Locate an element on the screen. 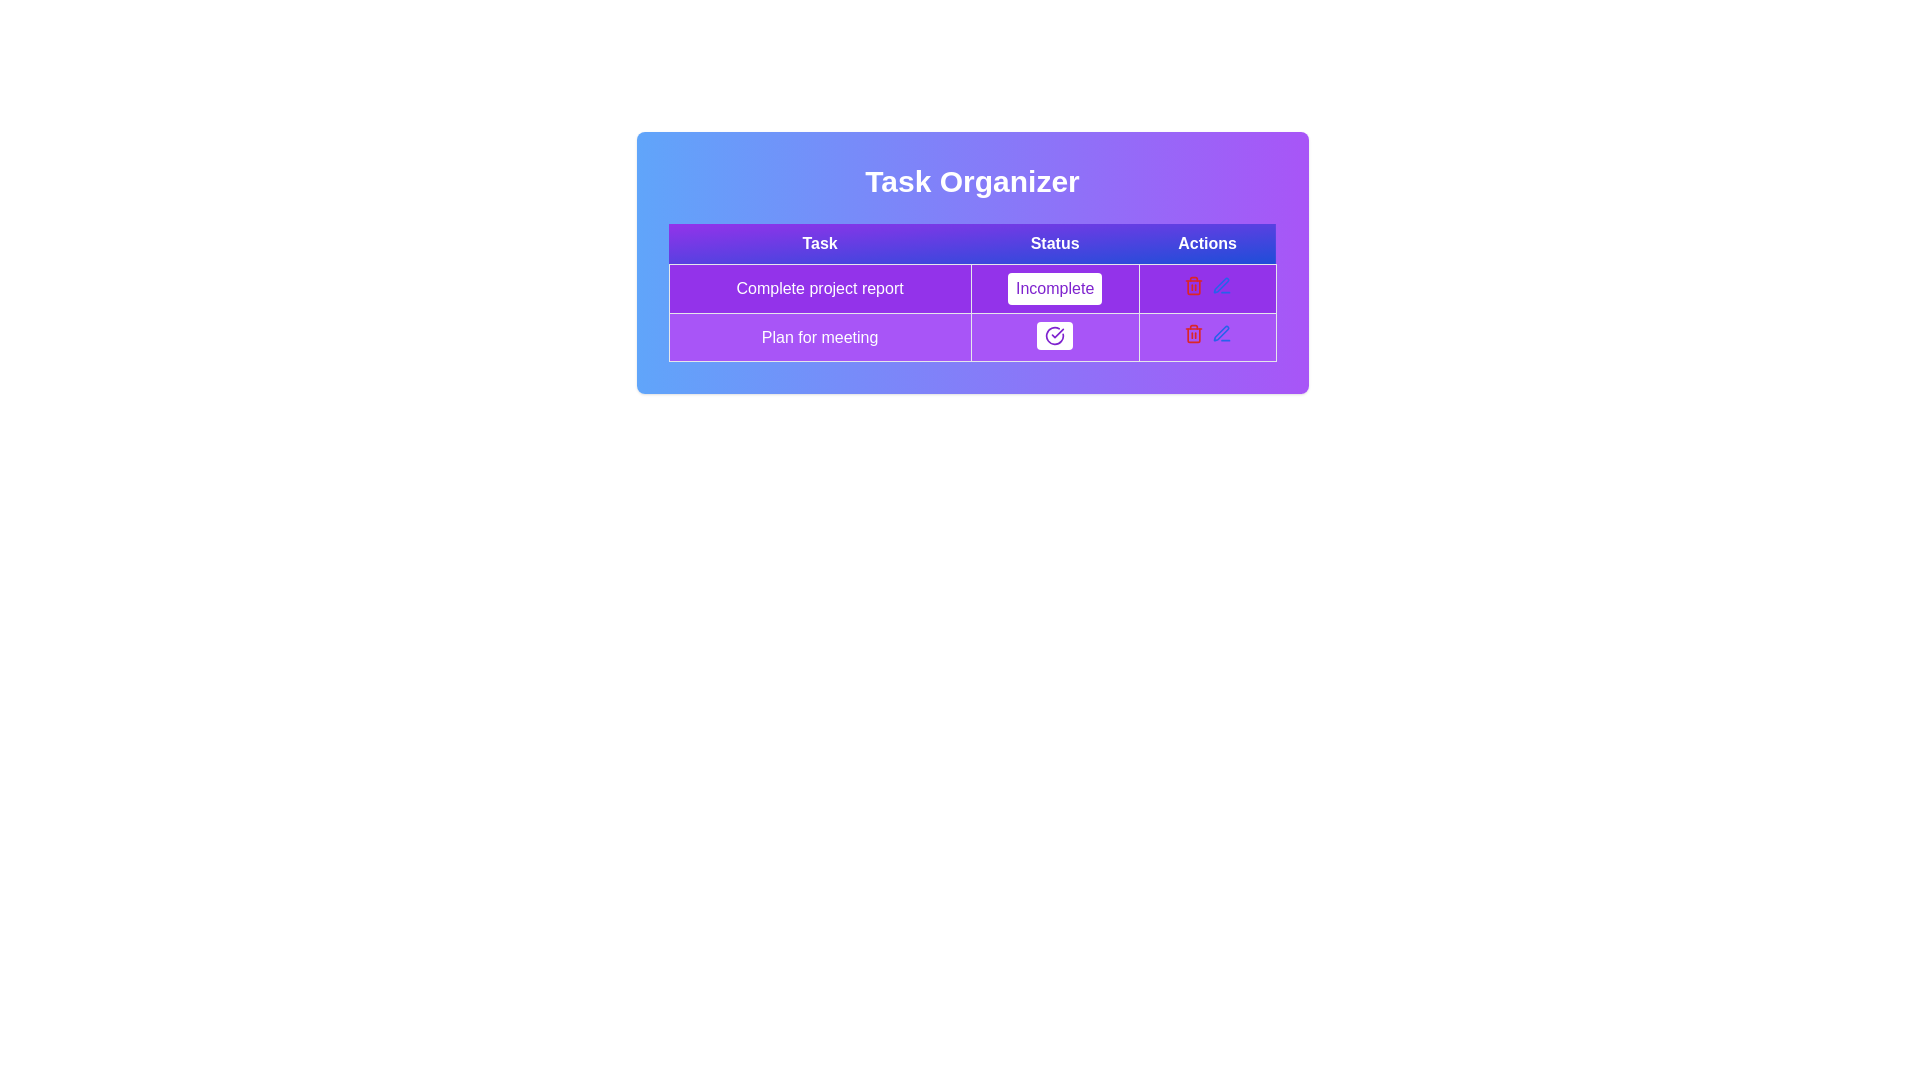 The width and height of the screenshot is (1920, 1080). the 'Status' header tab in the task management interface, which is the second tab in the header bar with a gradient background from purple to blue is located at coordinates (1054, 243).